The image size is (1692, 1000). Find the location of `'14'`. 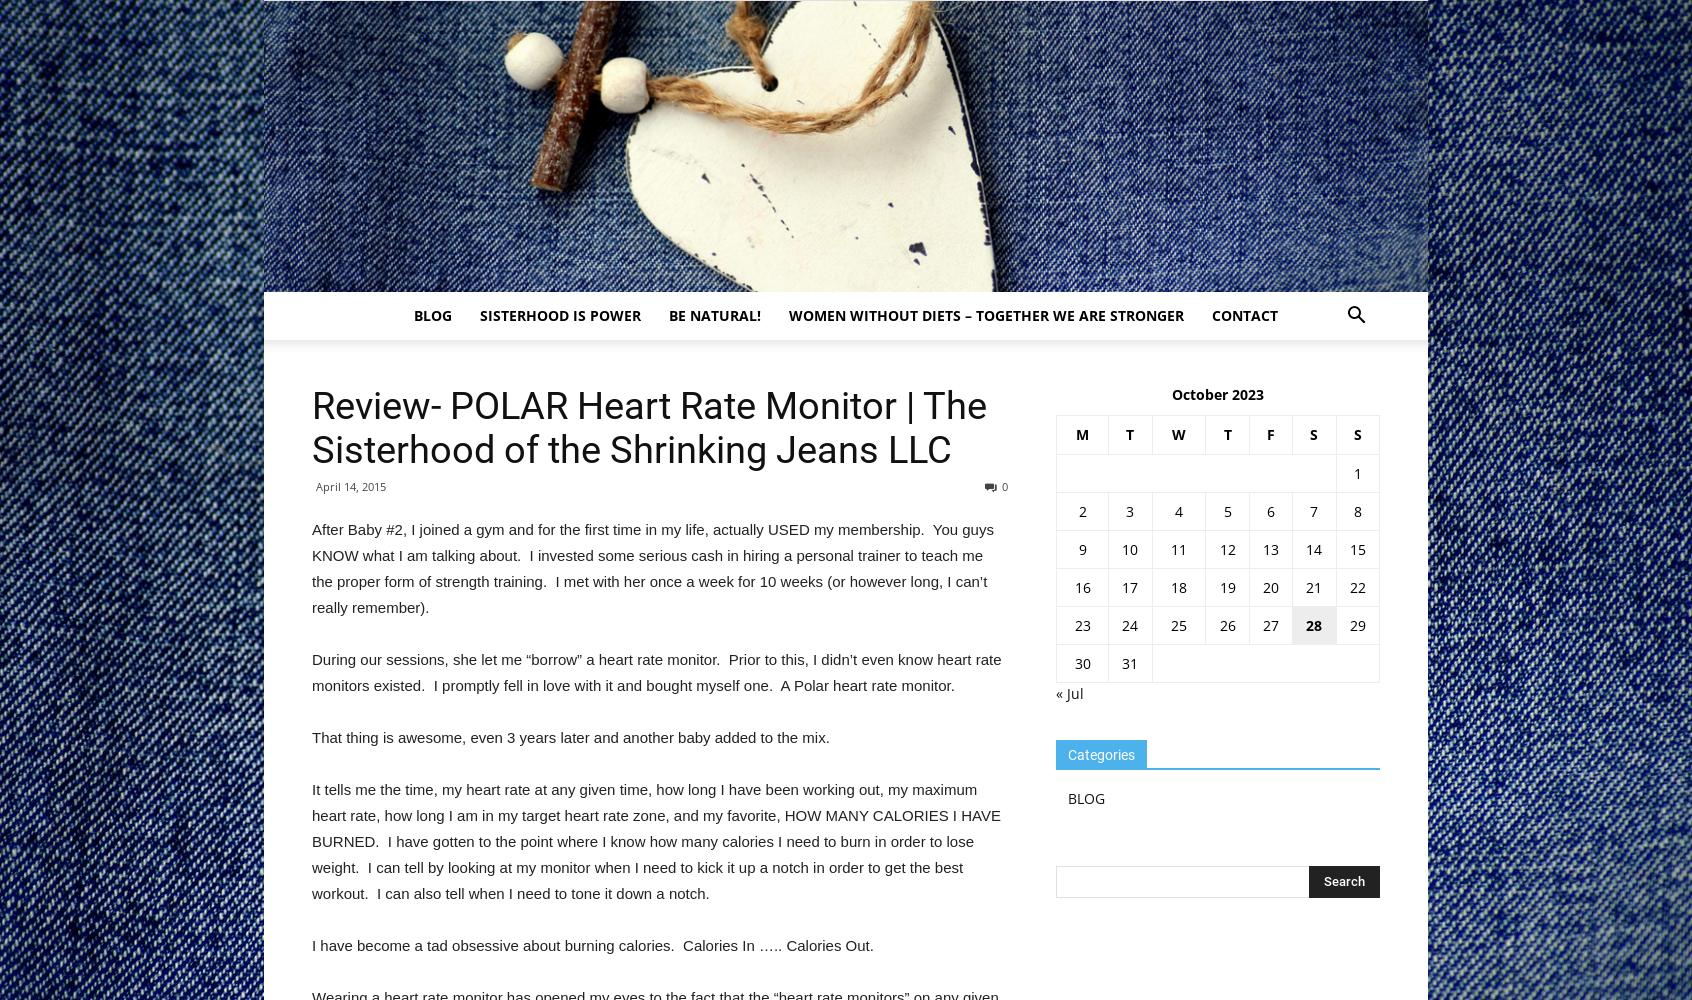

'14' is located at coordinates (1313, 549).